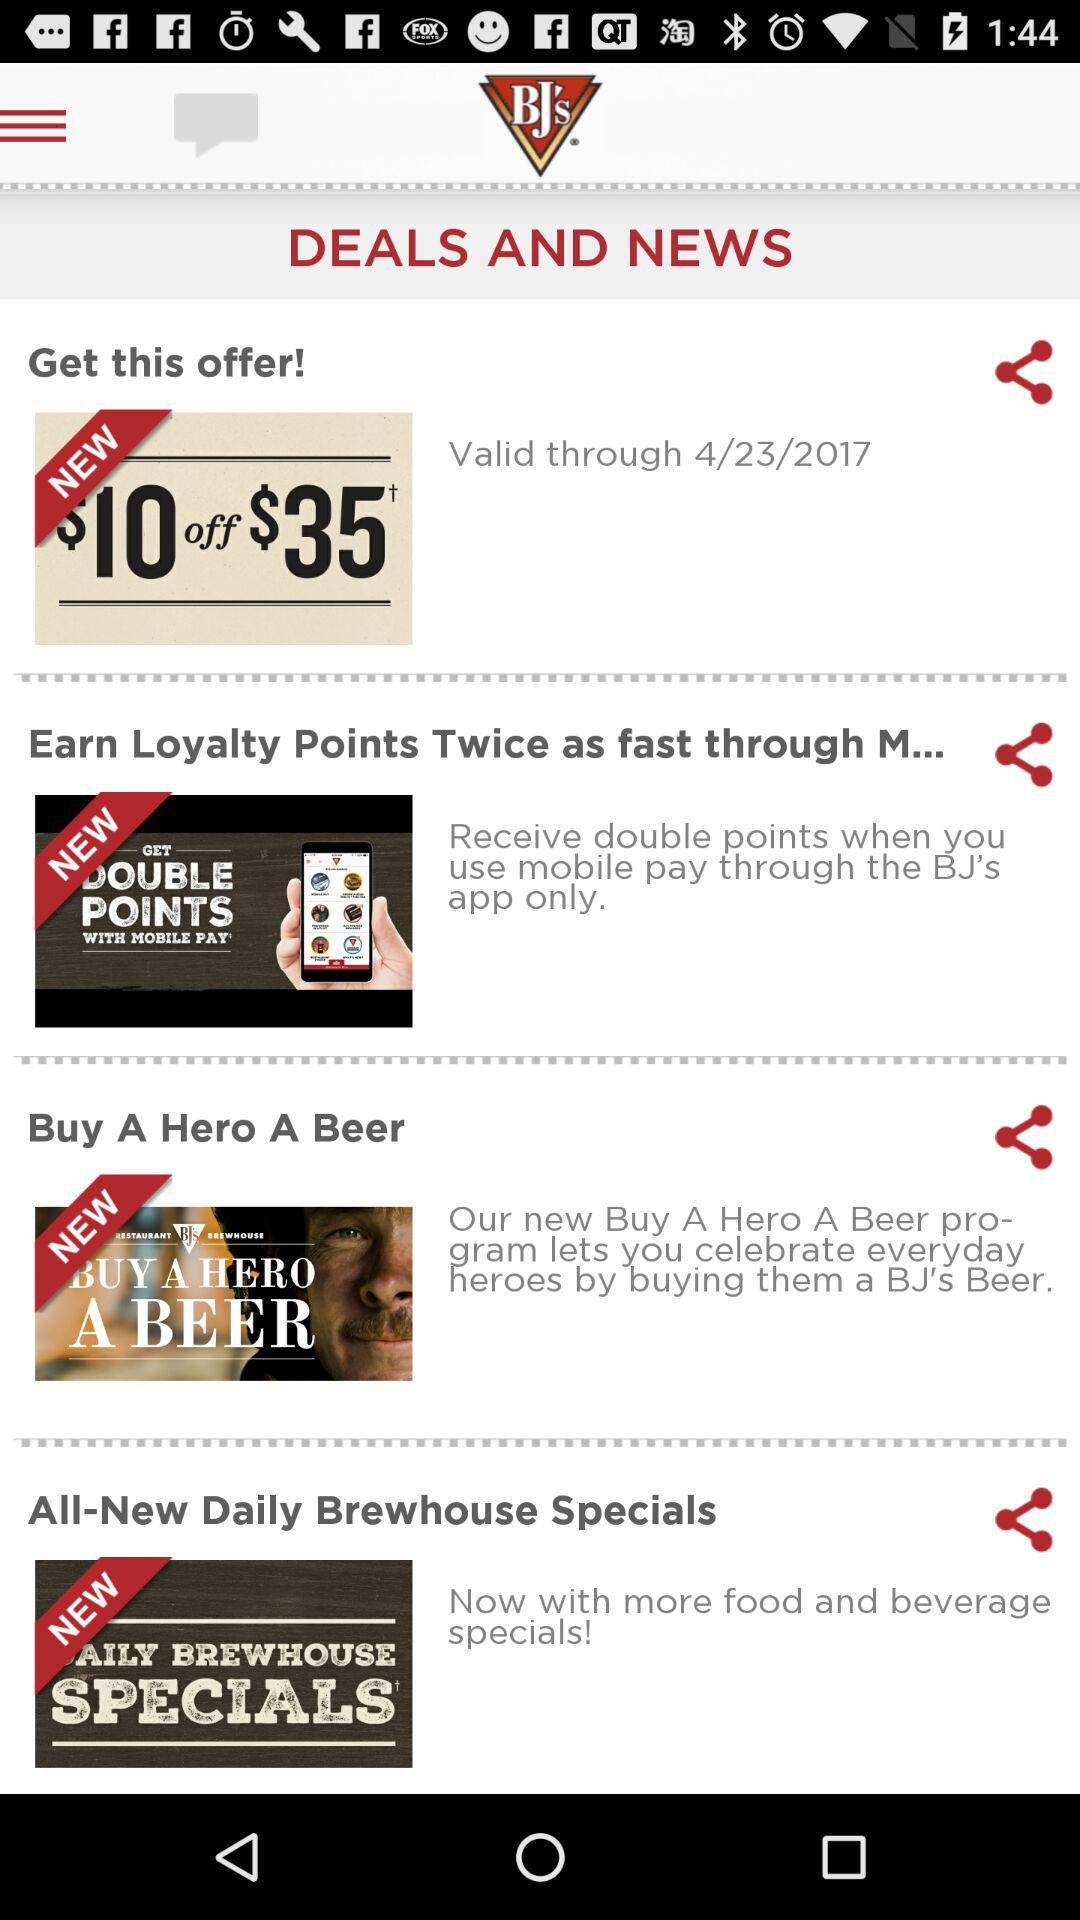  I want to click on share the offer, so click(1024, 372).